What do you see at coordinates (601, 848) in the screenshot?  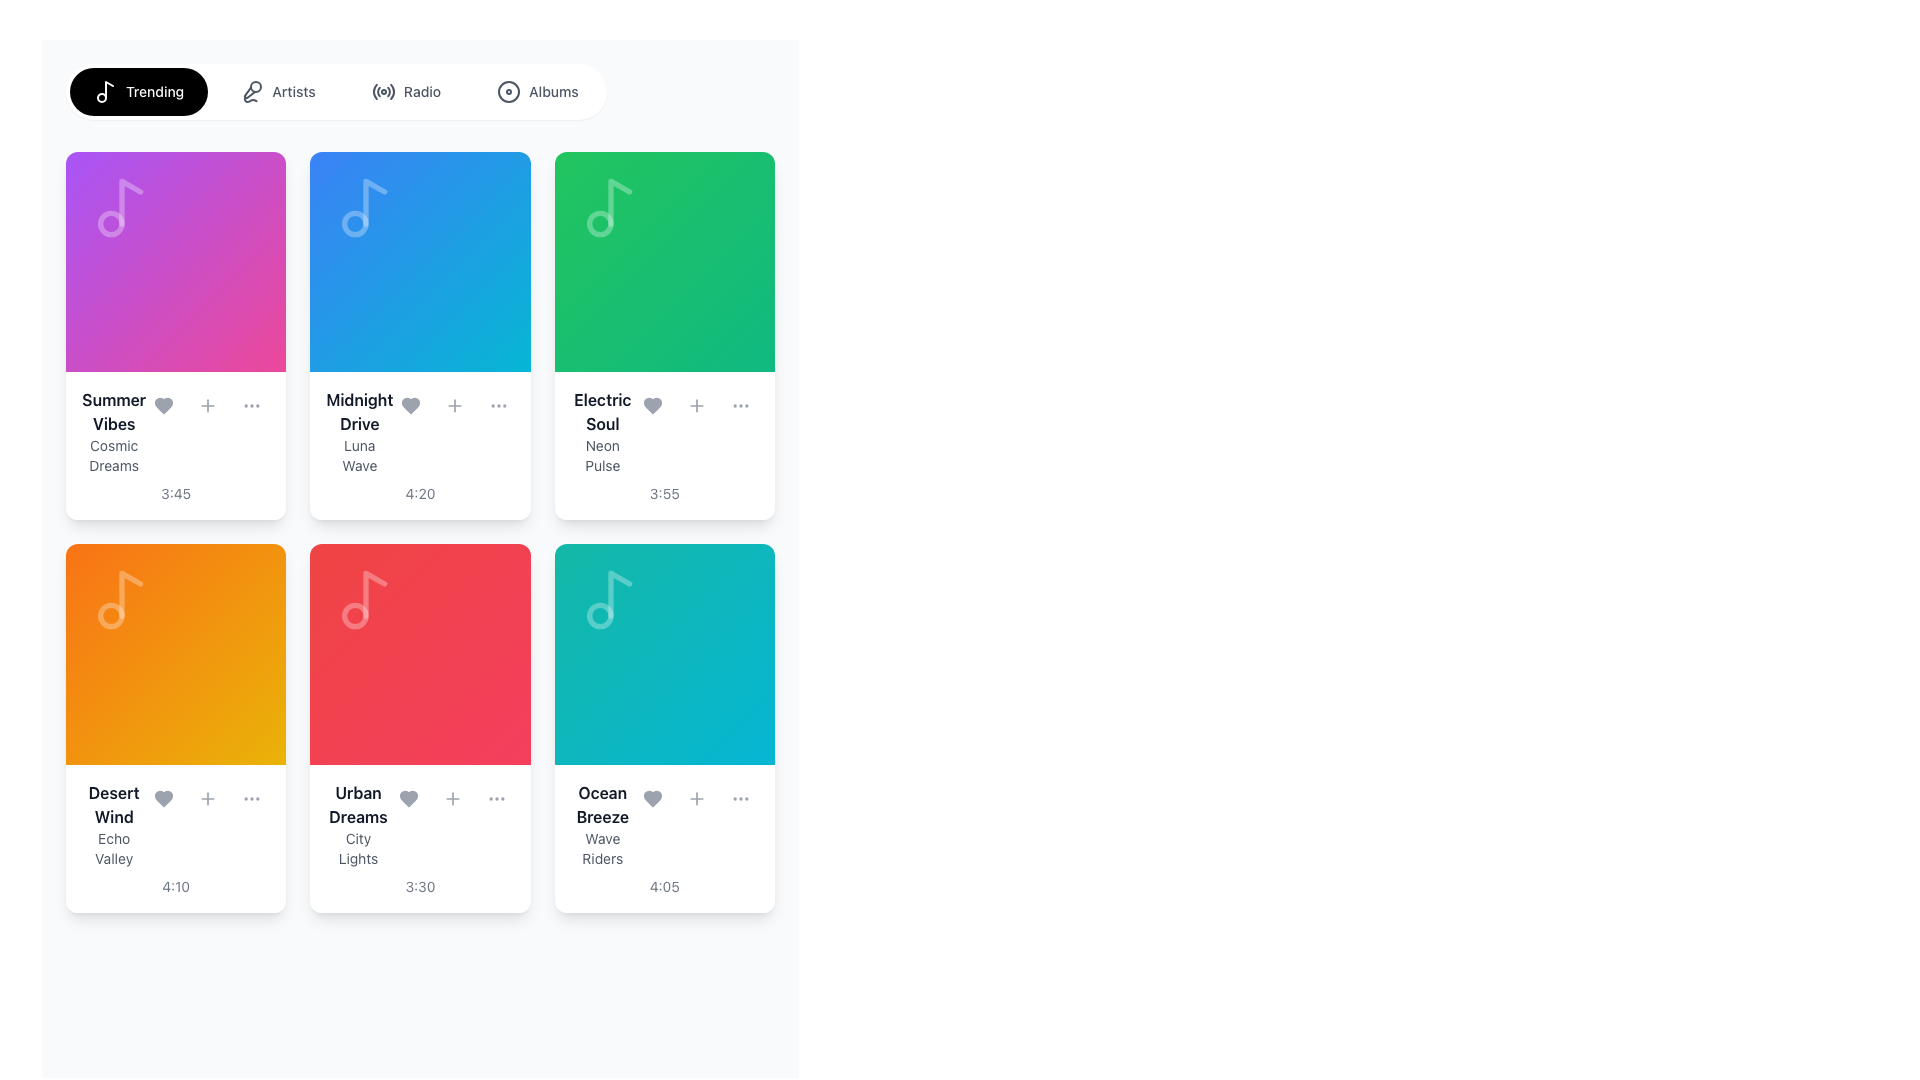 I see `the Static Text element displaying 'Wave Riders', which is located below 'Ocean Breeze' in a card with a teal background` at bounding box center [601, 848].